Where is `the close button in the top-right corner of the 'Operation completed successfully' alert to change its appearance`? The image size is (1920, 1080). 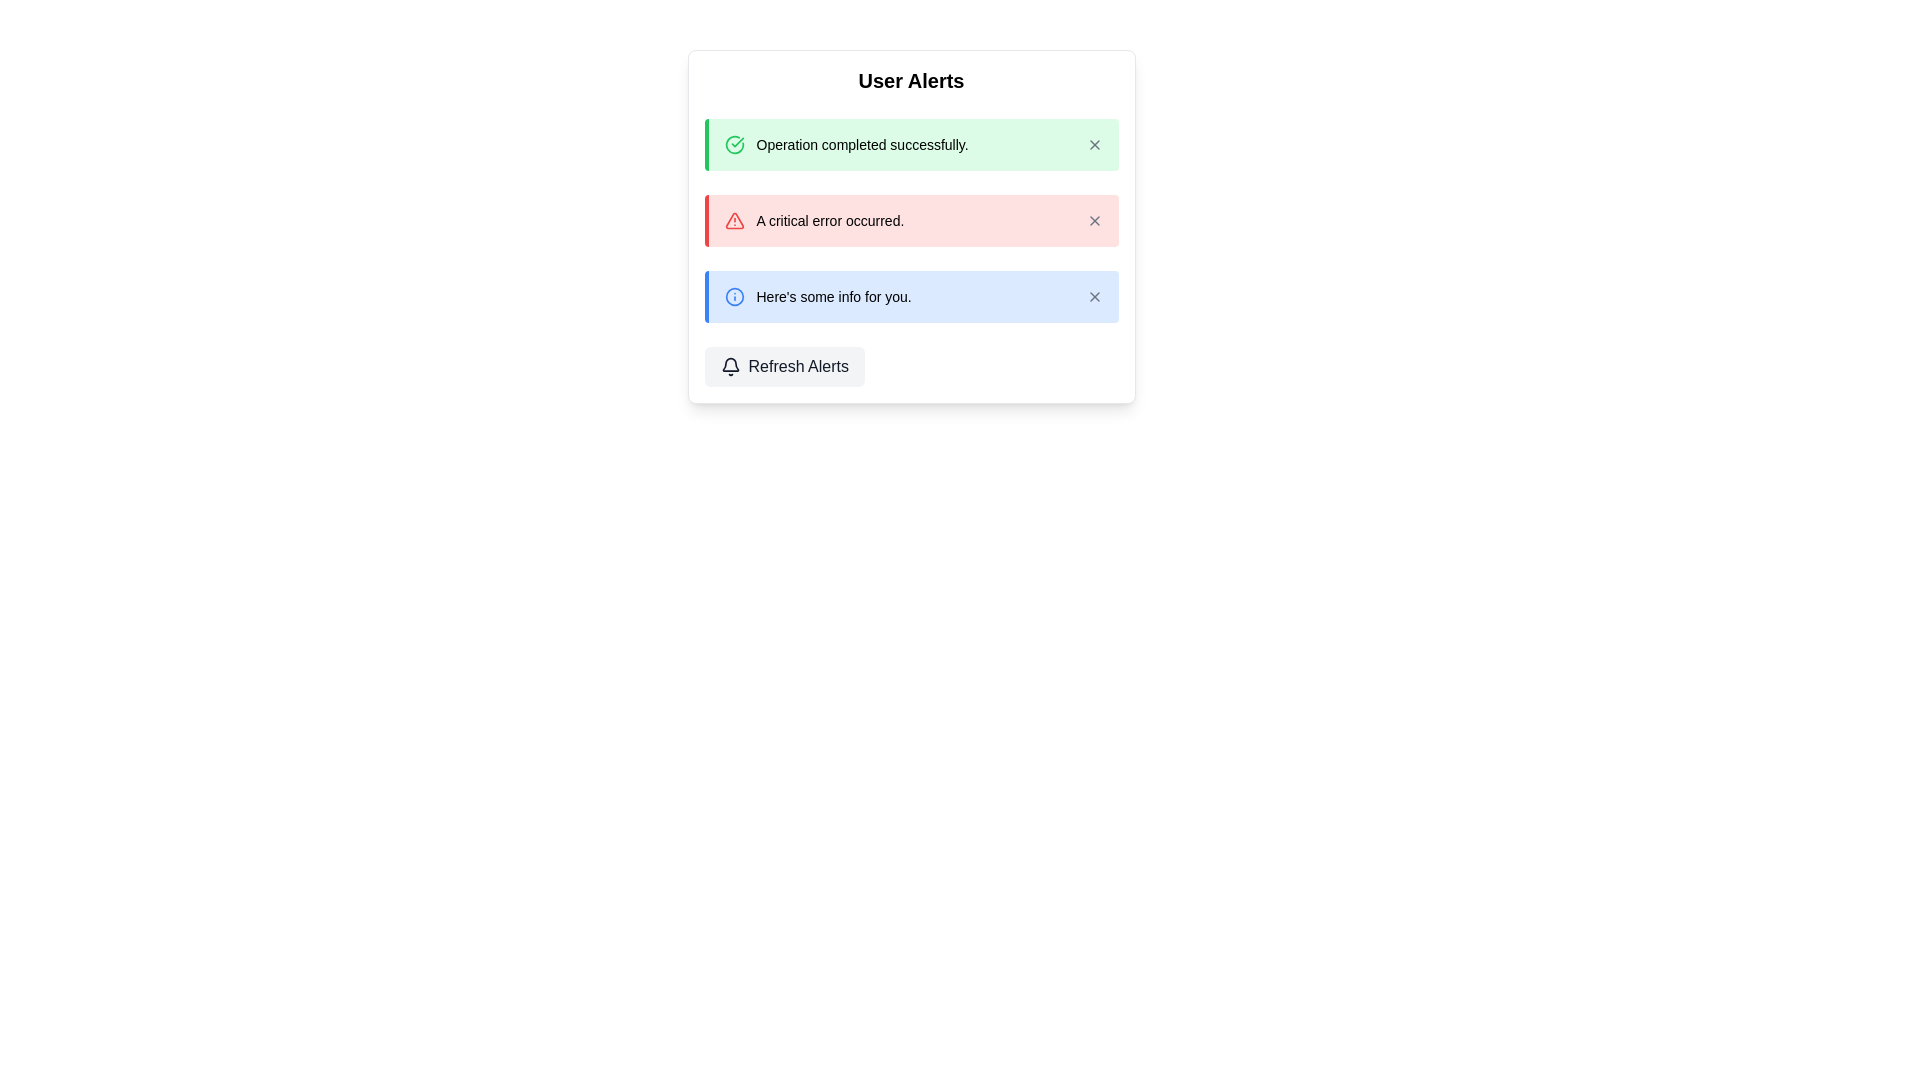
the close button in the top-right corner of the 'Operation completed successfully' alert to change its appearance is located at coordinates (1093, 144).